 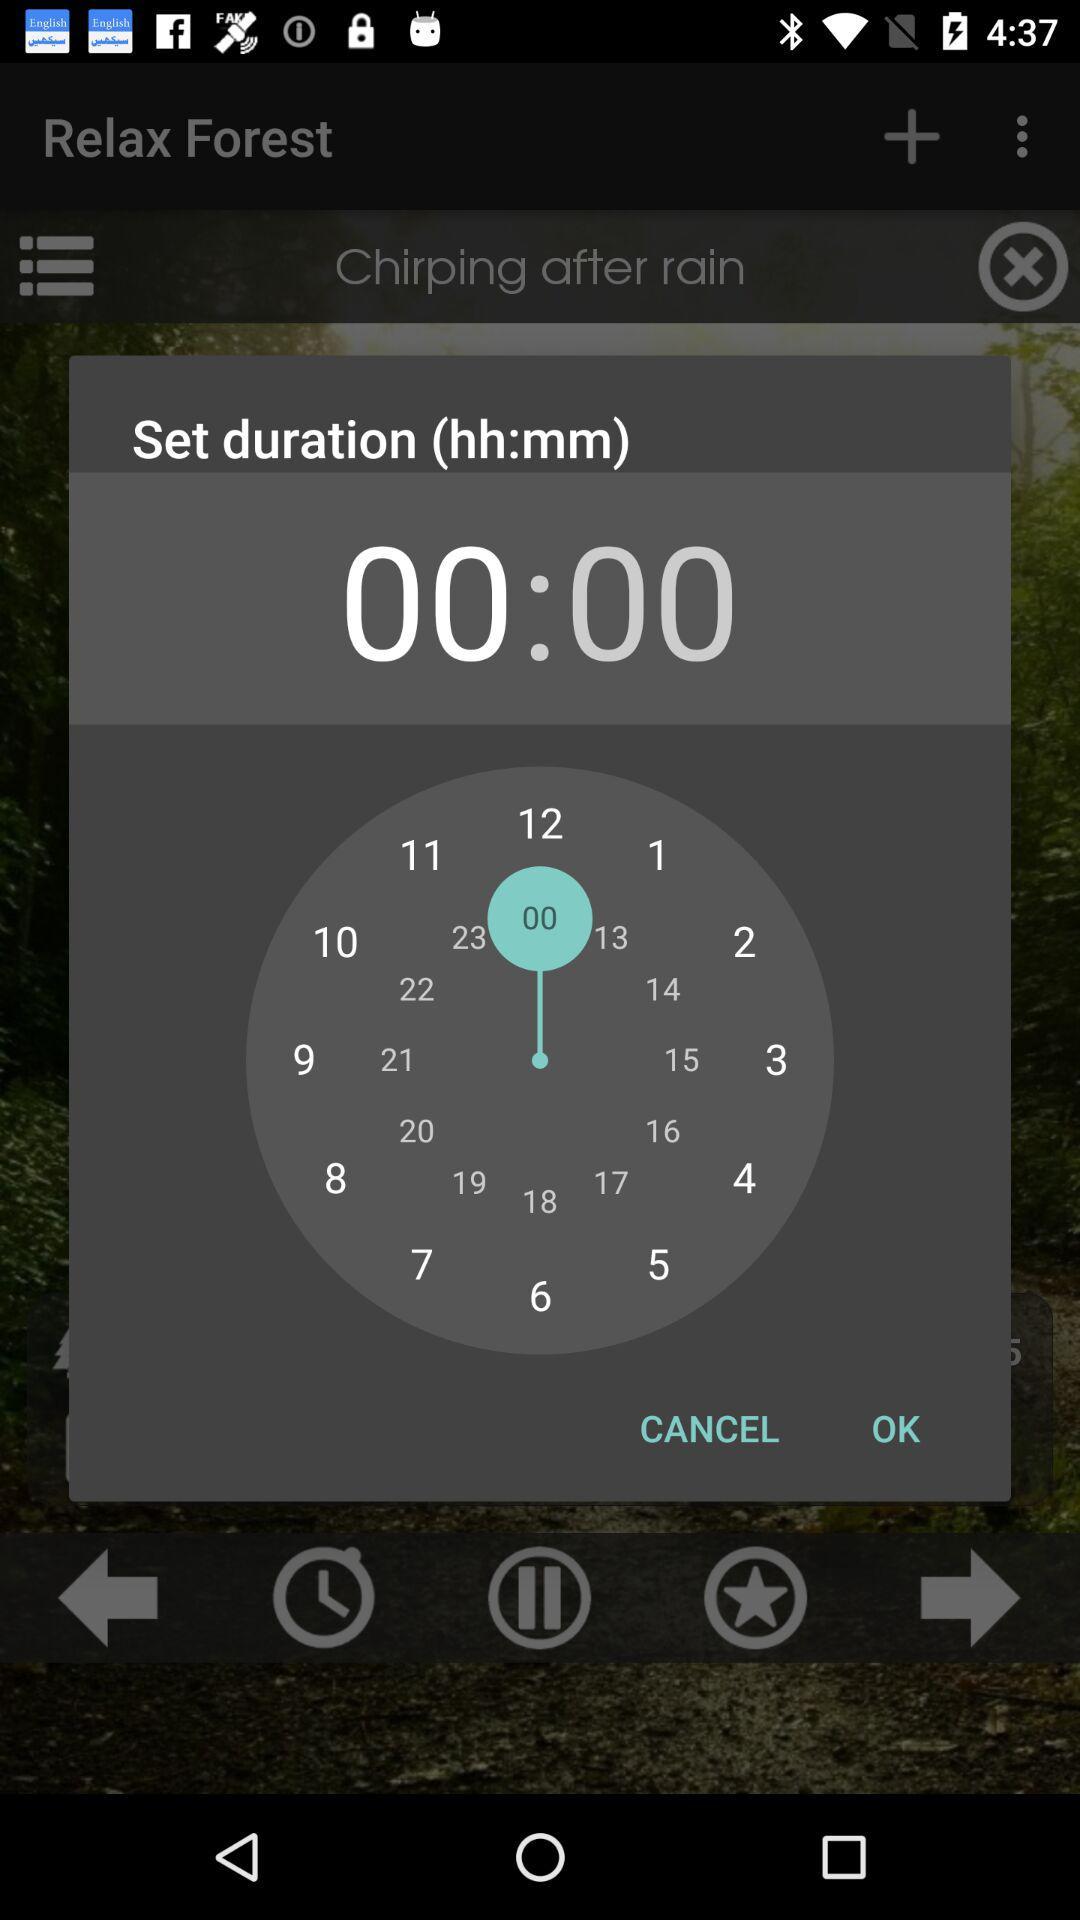 I want to click on the icon to the right of cancel button, so click(x=894, y=1427).